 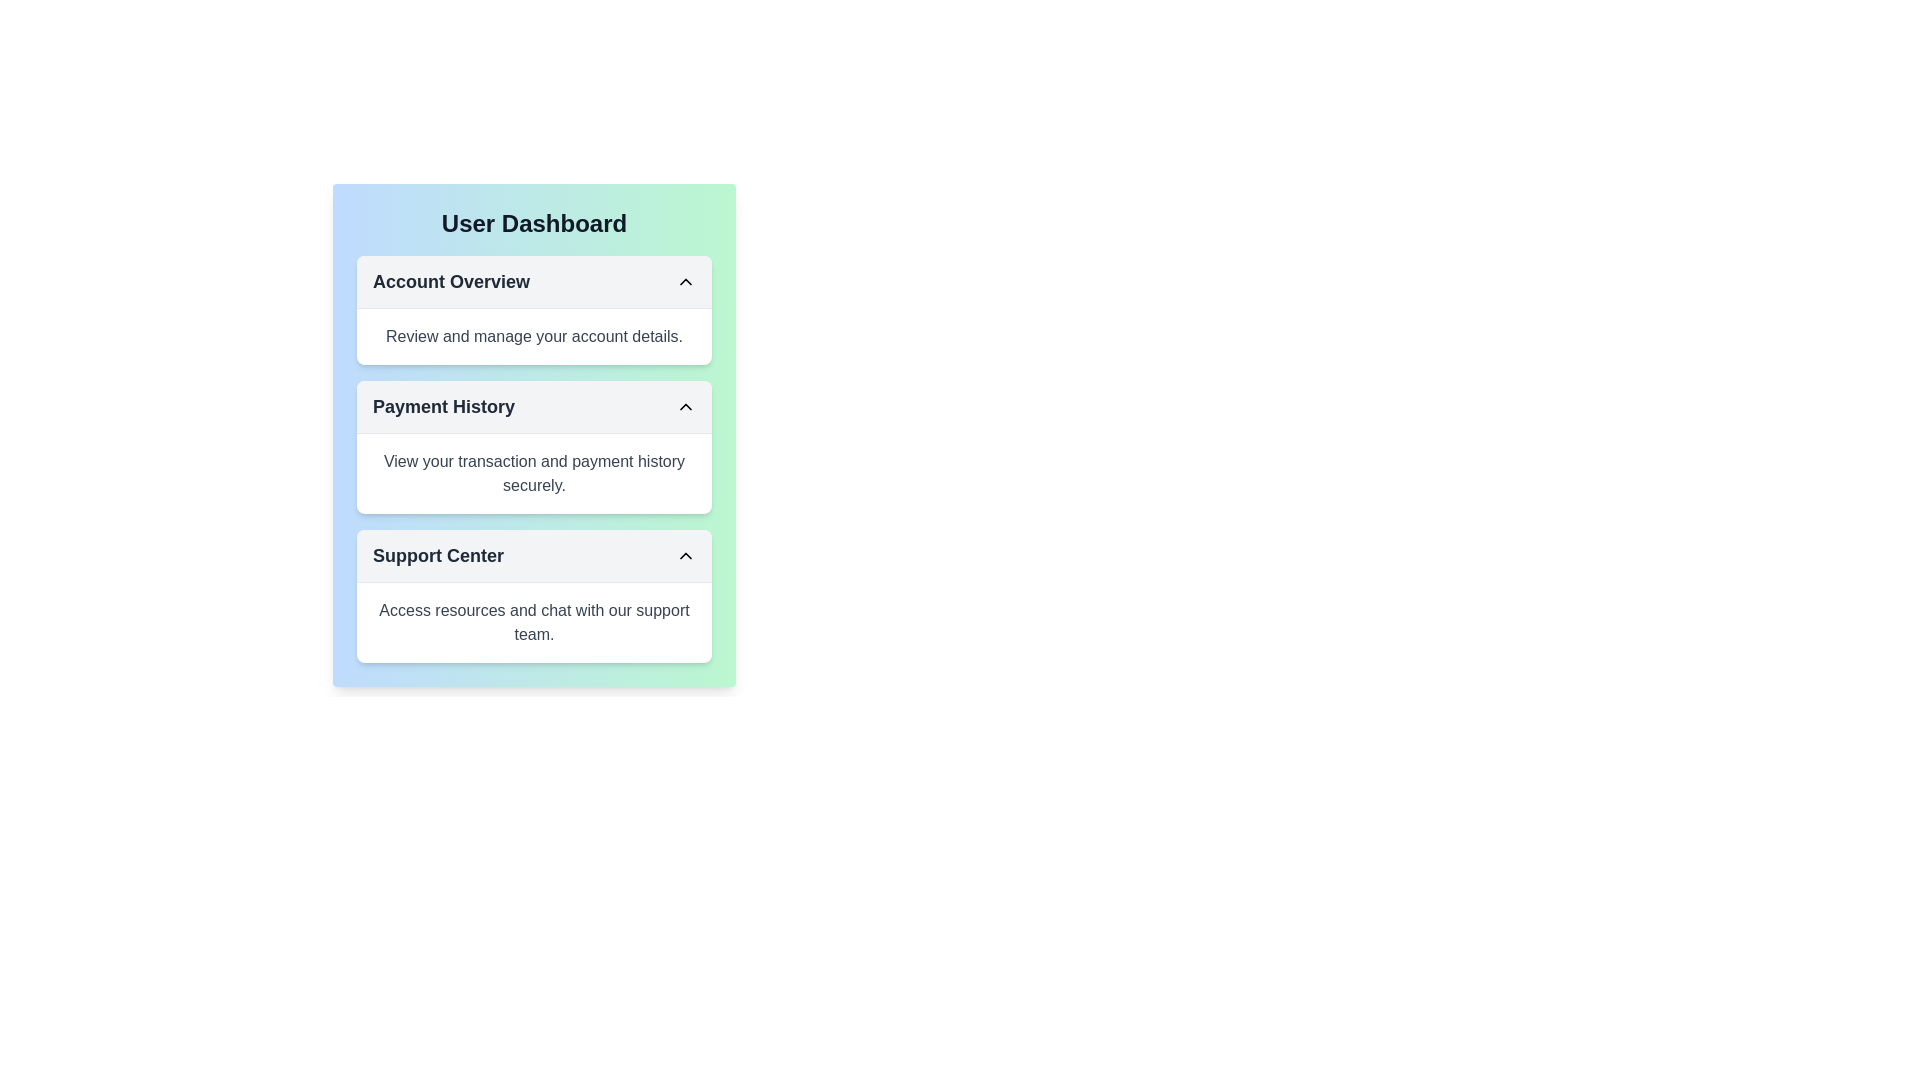 What do you see at coordinates (686, 555) in the screenshot?
I see `the Chevron Up icon located at the far right of the 'Support Center' section` at bounding box center [686, 555].